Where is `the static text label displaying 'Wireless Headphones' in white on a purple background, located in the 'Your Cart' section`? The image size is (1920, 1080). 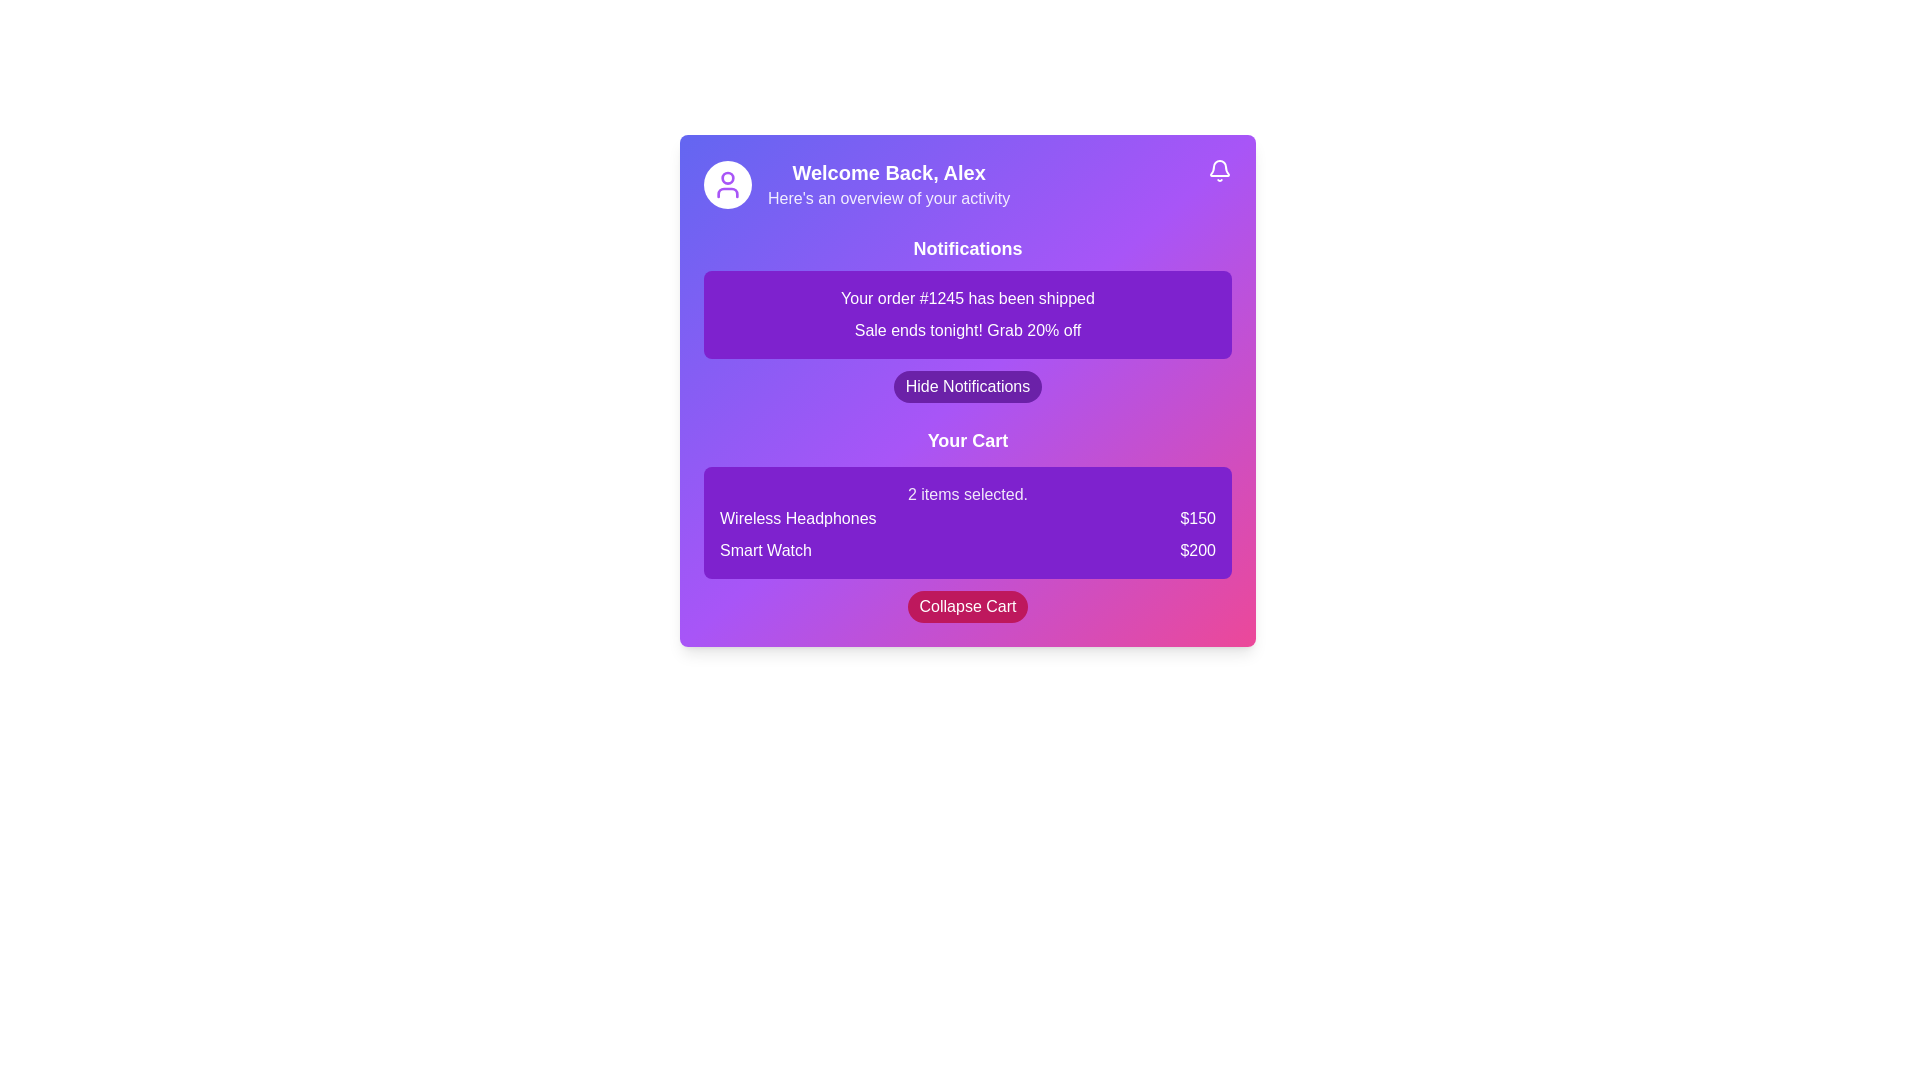 the static text label displaying 'Wireless Headphones' in white on a purple background, located in the 'Your Cart' section is located at coordinates (797, 518).